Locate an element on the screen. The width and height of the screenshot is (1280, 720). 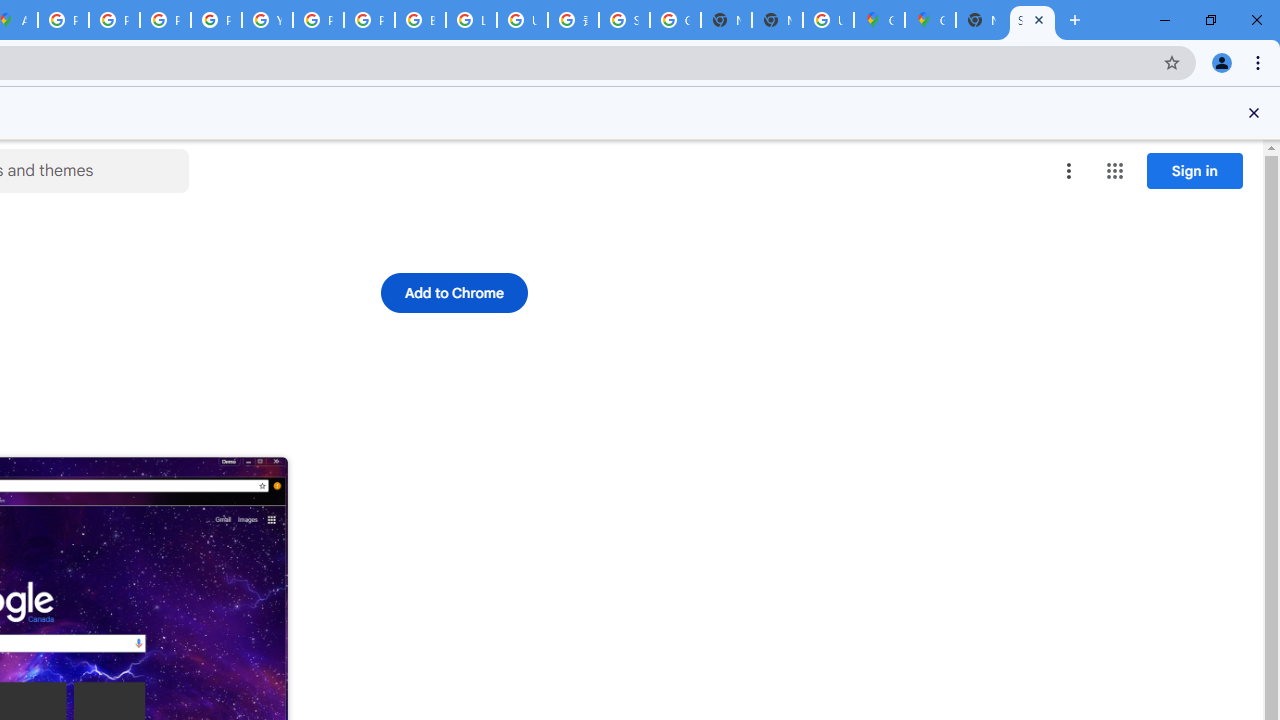
'More options menu' is located at coordinates (1068, 170).